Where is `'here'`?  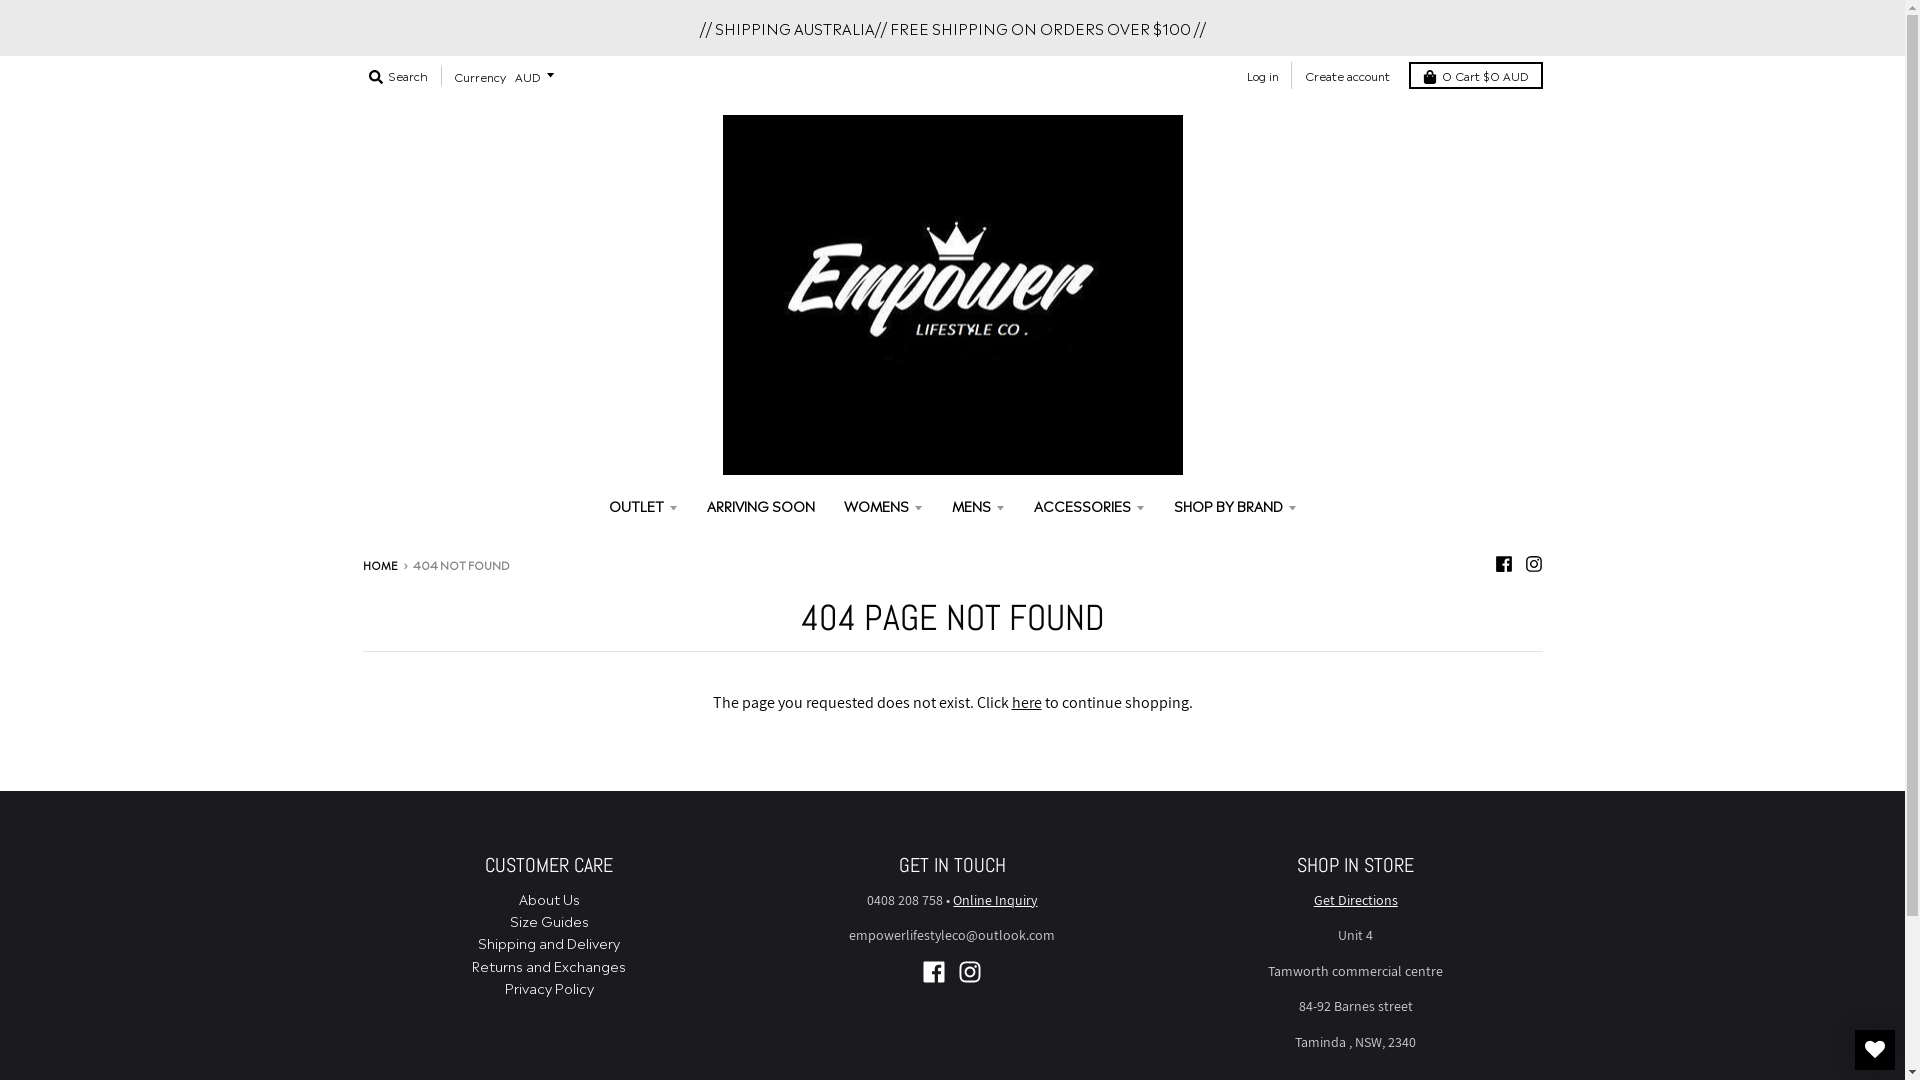 'here' is located at coordinates (1027, 701).